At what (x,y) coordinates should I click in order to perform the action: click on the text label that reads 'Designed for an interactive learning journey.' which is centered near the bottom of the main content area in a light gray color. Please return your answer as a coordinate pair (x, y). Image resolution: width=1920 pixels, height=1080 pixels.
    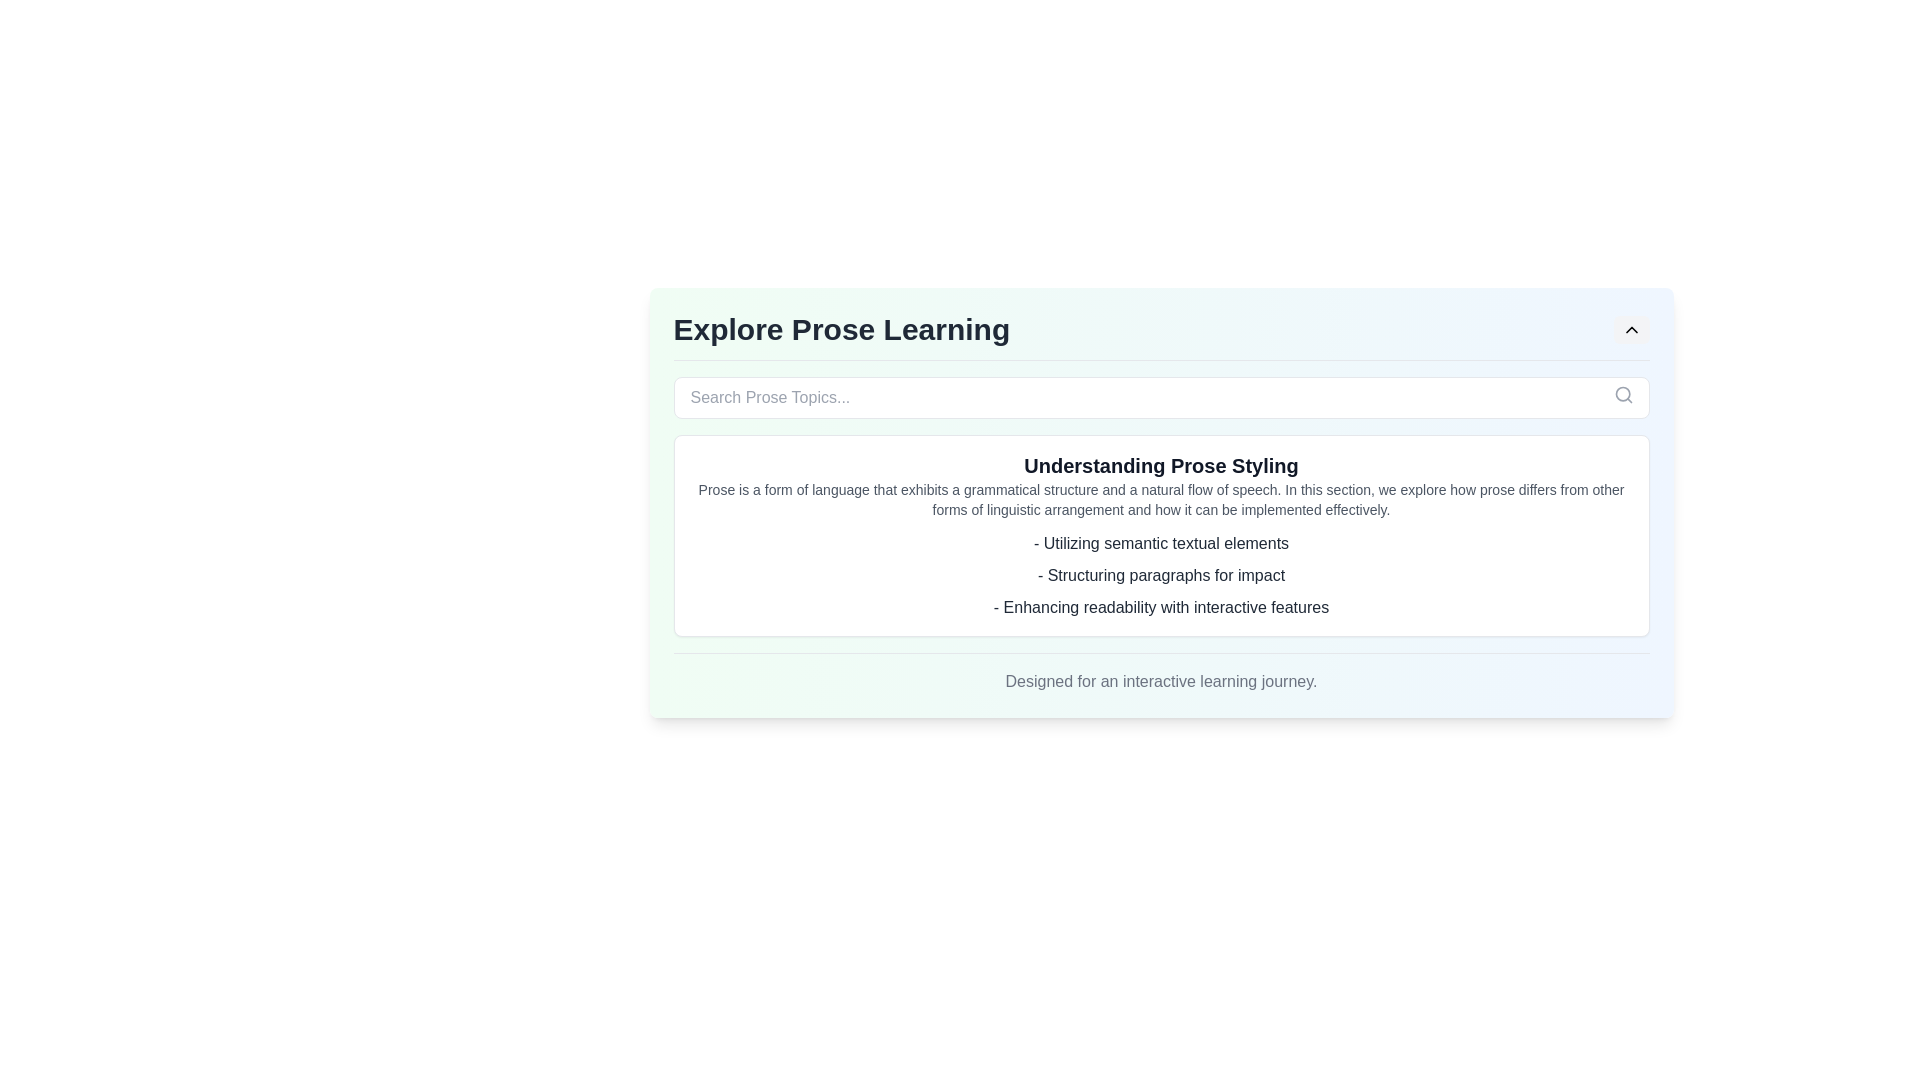
    Looking at the image, I should click on (1161, 681).